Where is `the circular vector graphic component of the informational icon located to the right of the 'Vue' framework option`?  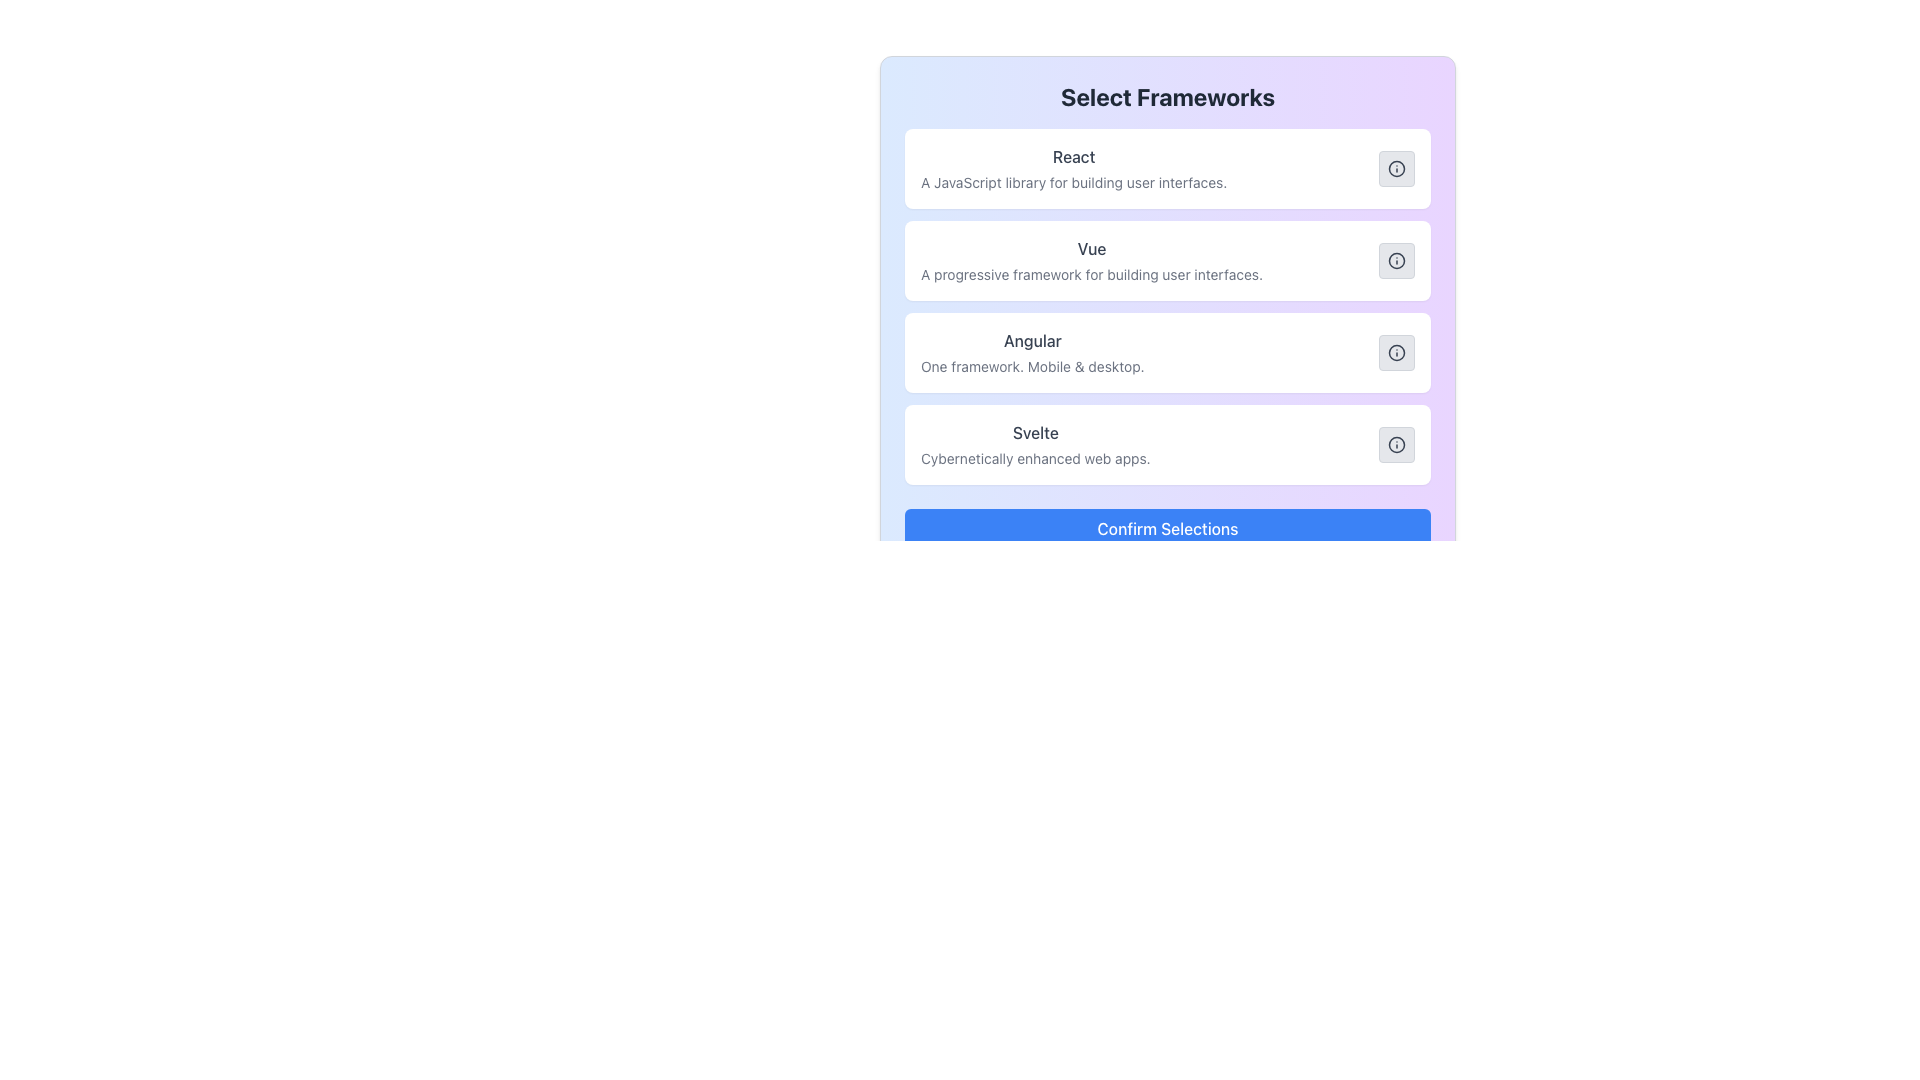
the circular vector graphic component of the informational icon located to the right of the 'Vue' framework option is located at coordinates (1395, 260).